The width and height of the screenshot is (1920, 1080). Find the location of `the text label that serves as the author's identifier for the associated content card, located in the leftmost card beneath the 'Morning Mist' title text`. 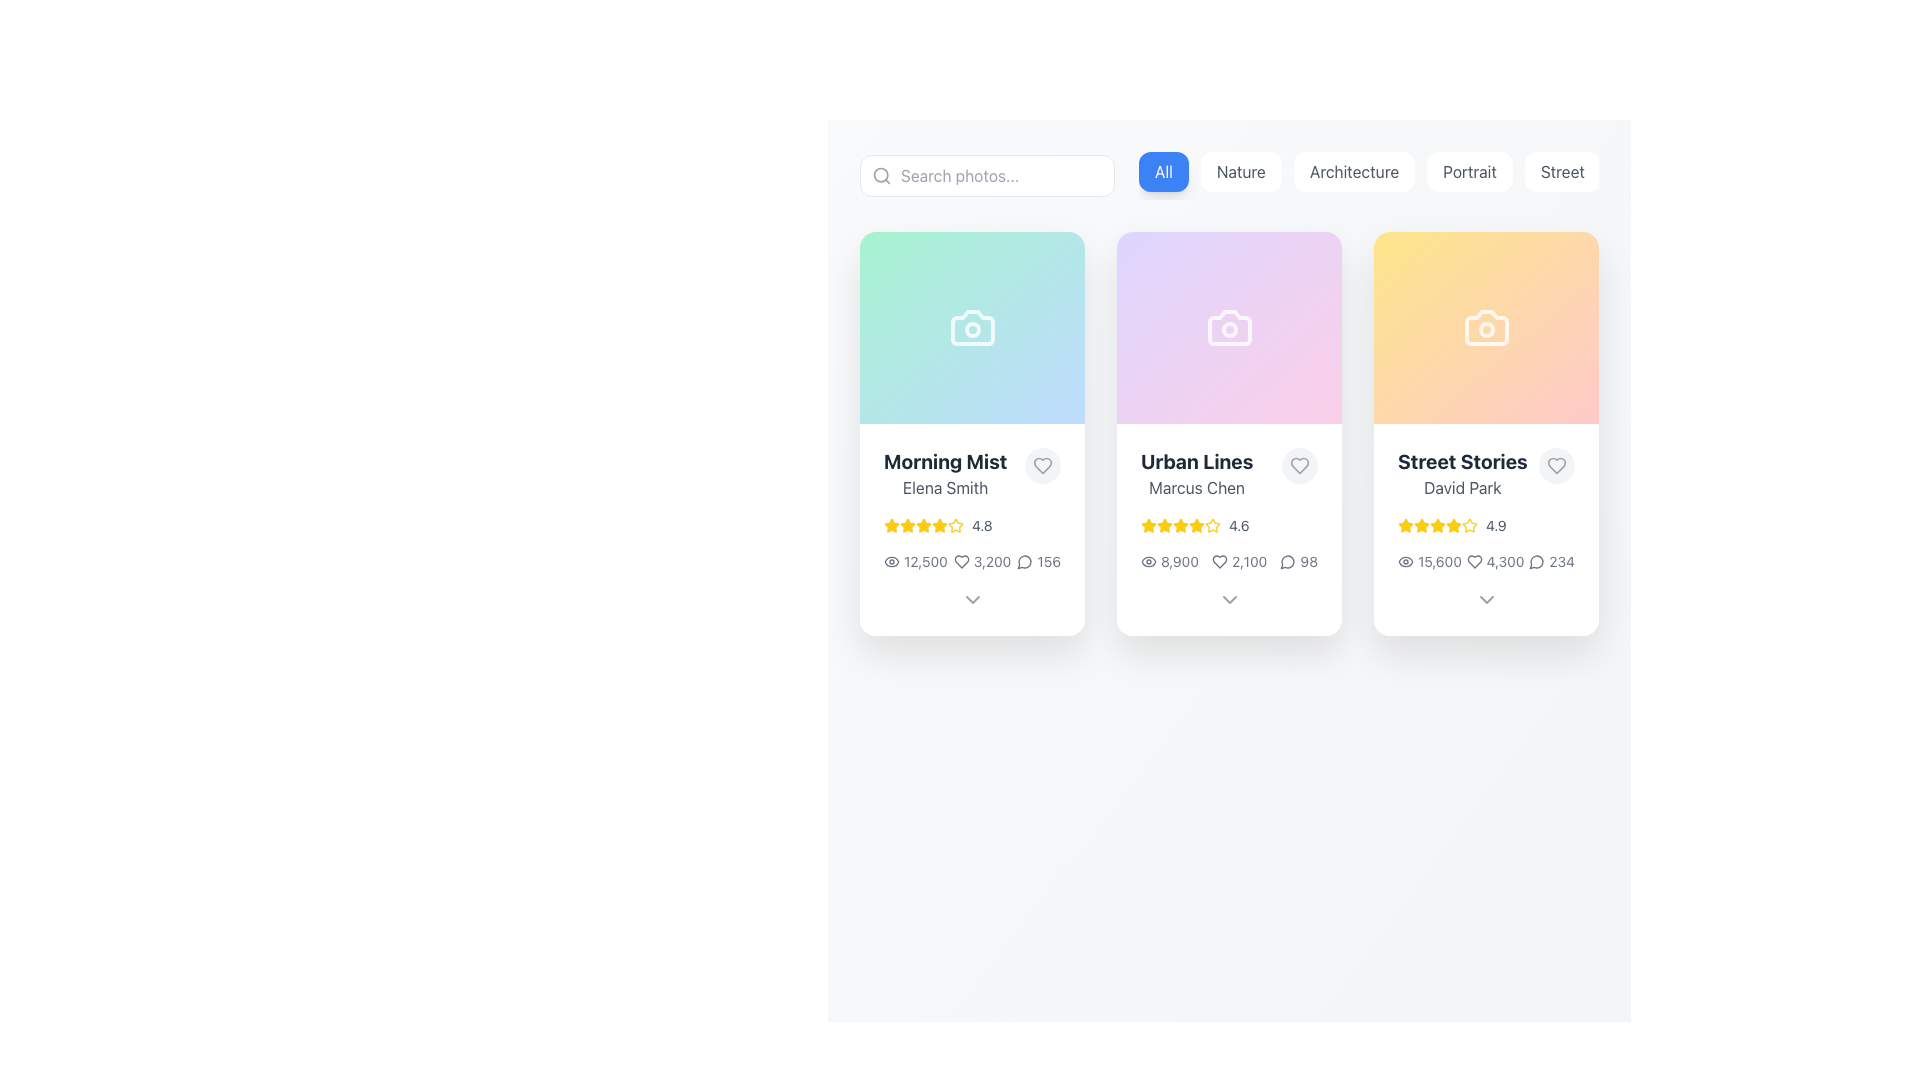

the text label that serves as the author's identifier for the associated content card, located in the leftmost card beneath the 'Morning Mist' title text is located at coordinates (944, 488).